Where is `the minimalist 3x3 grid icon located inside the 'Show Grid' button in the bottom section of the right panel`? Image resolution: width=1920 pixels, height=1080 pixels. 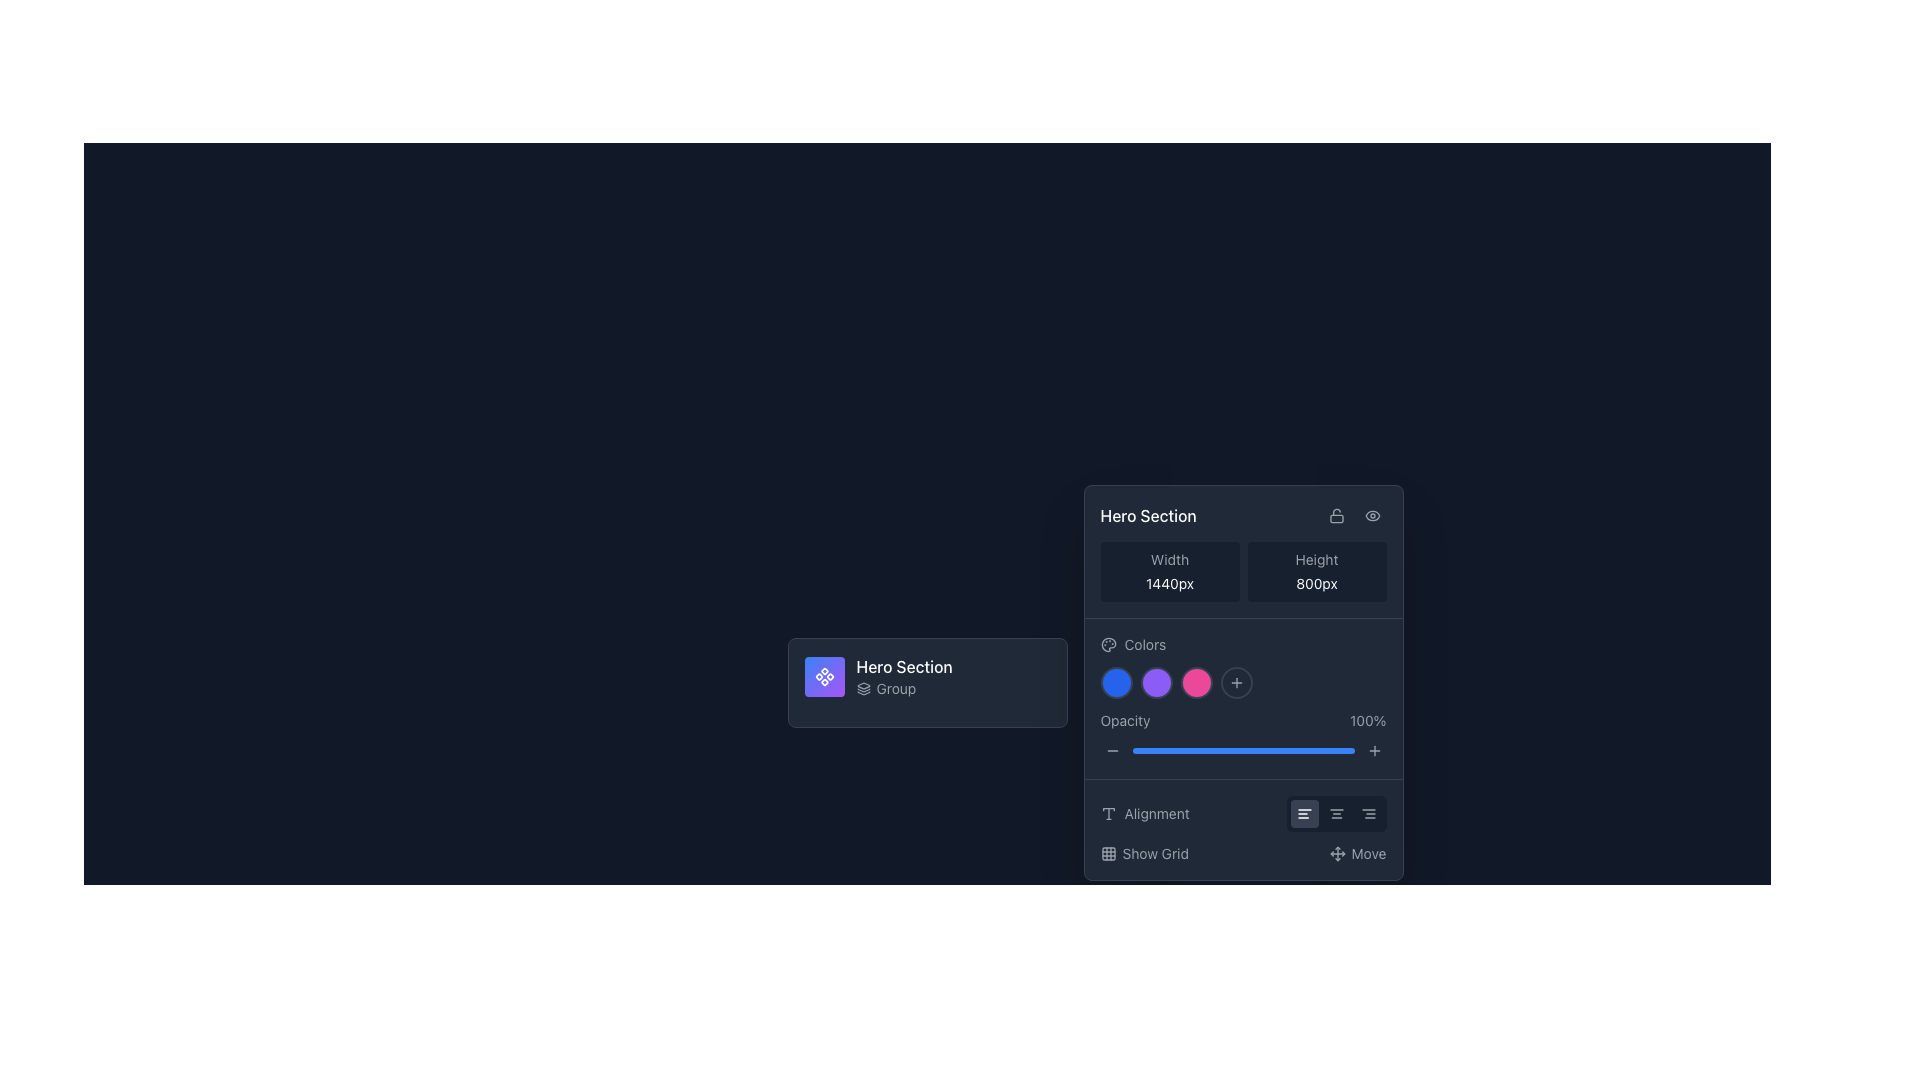
the minimalist 3x3 grid icon located inside the 'Show Grid' button in the bottom section of the right panel is located at coordinates (1107, 853).